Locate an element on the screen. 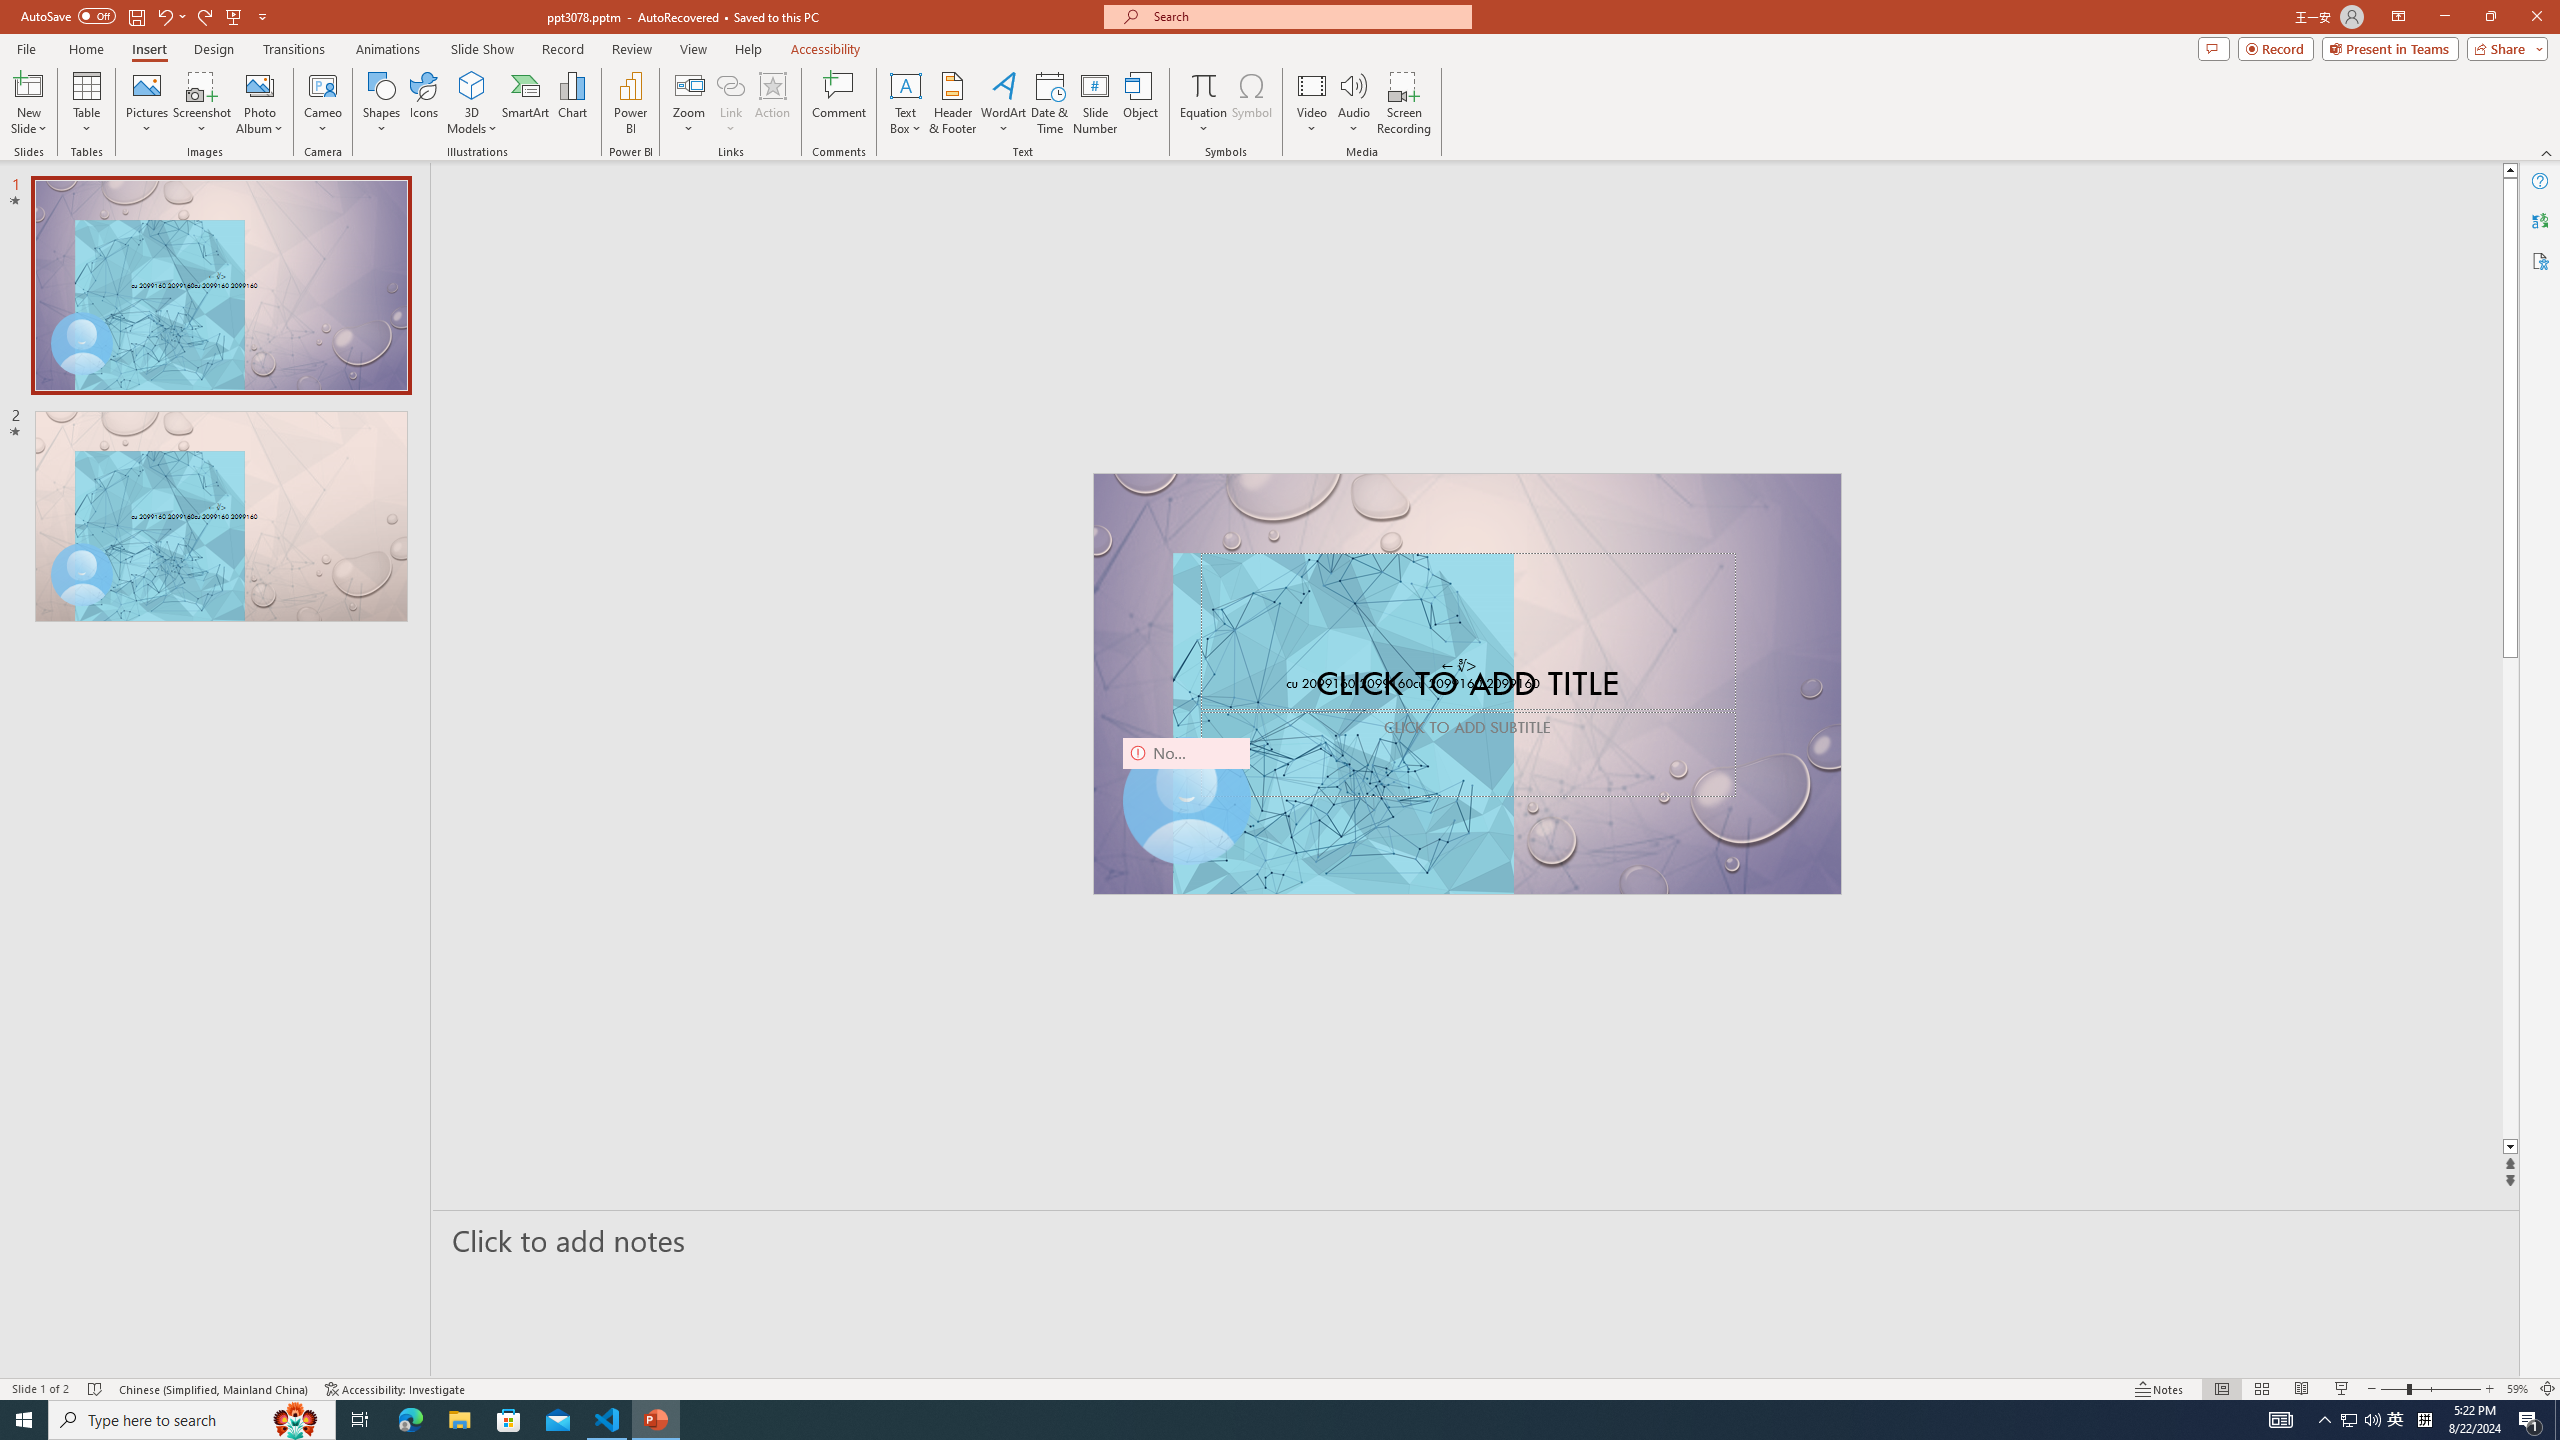 Image resolution: width=2560 pixels, height=1440 pixels. 'Header & Footer...' is located at coordinates (951, 103).